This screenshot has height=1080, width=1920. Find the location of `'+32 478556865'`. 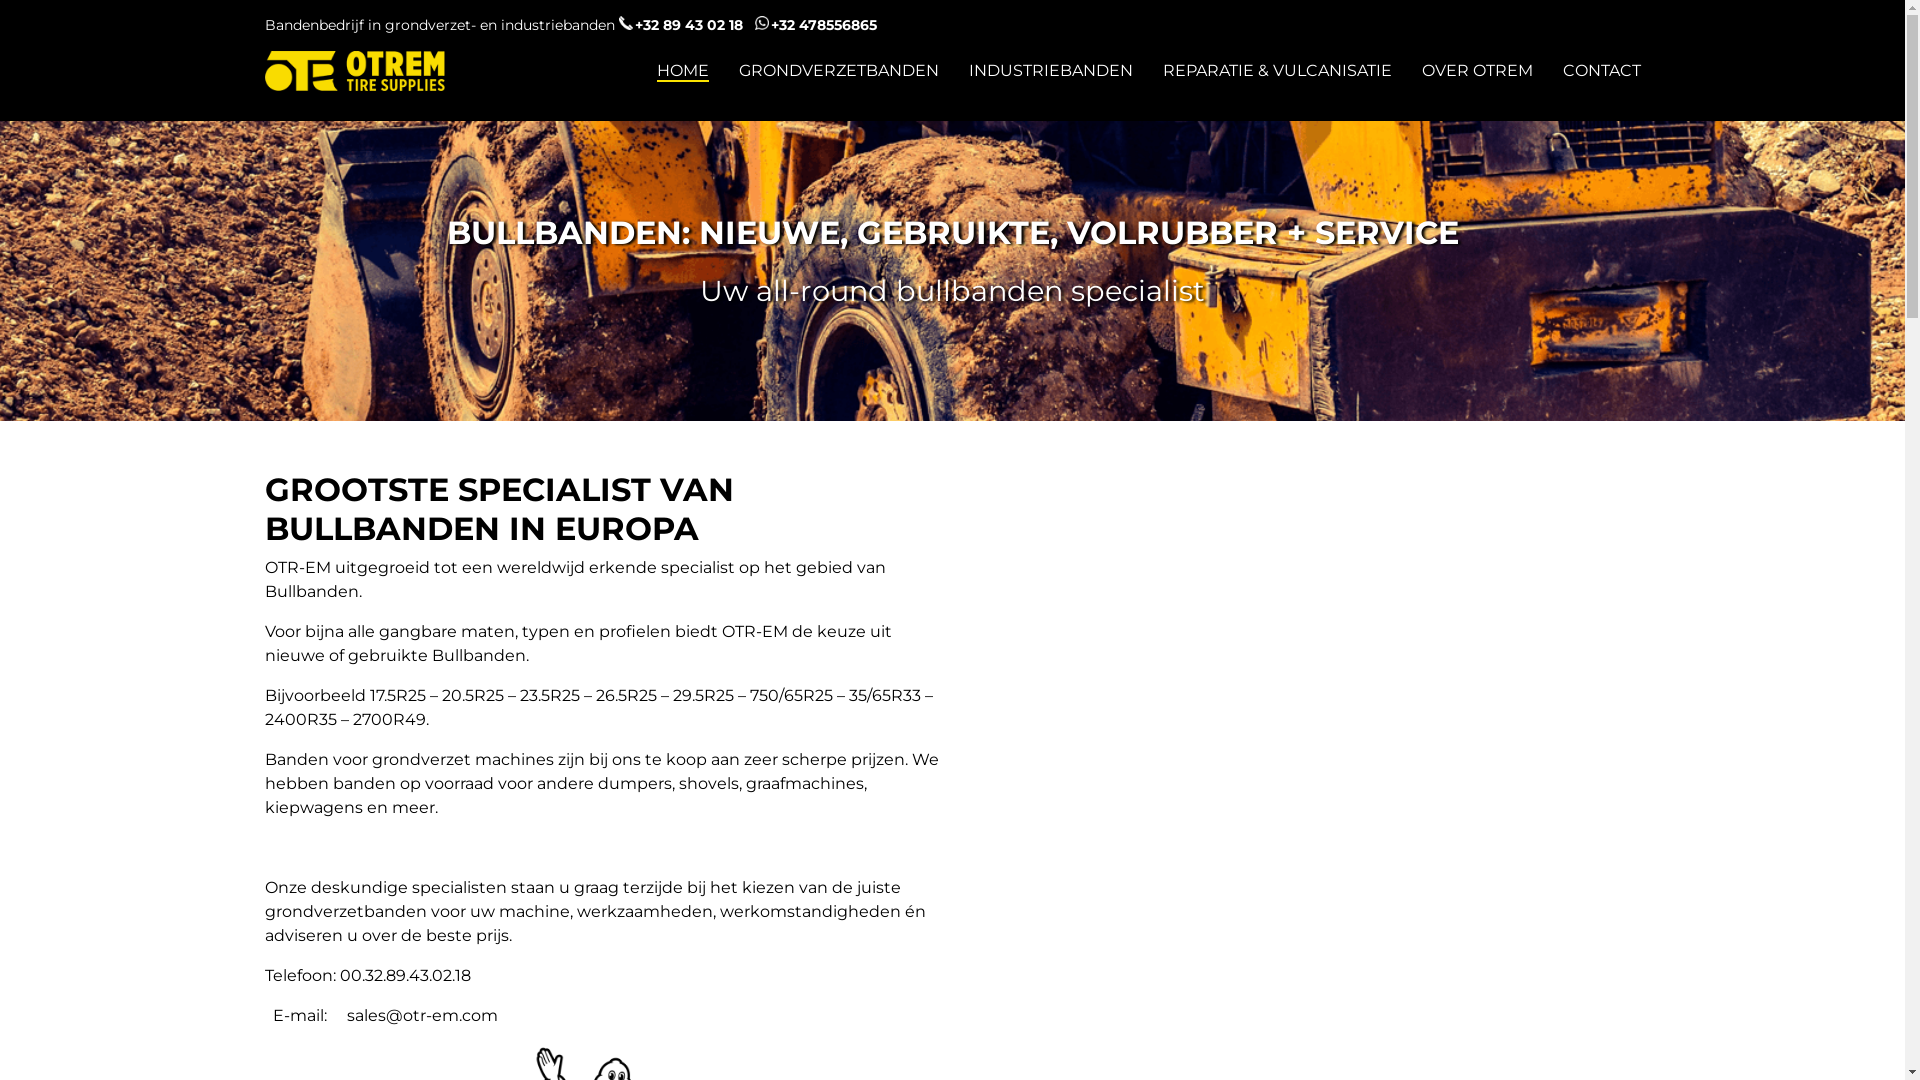

'+32 478556865' is located at coordinates (815, 24).